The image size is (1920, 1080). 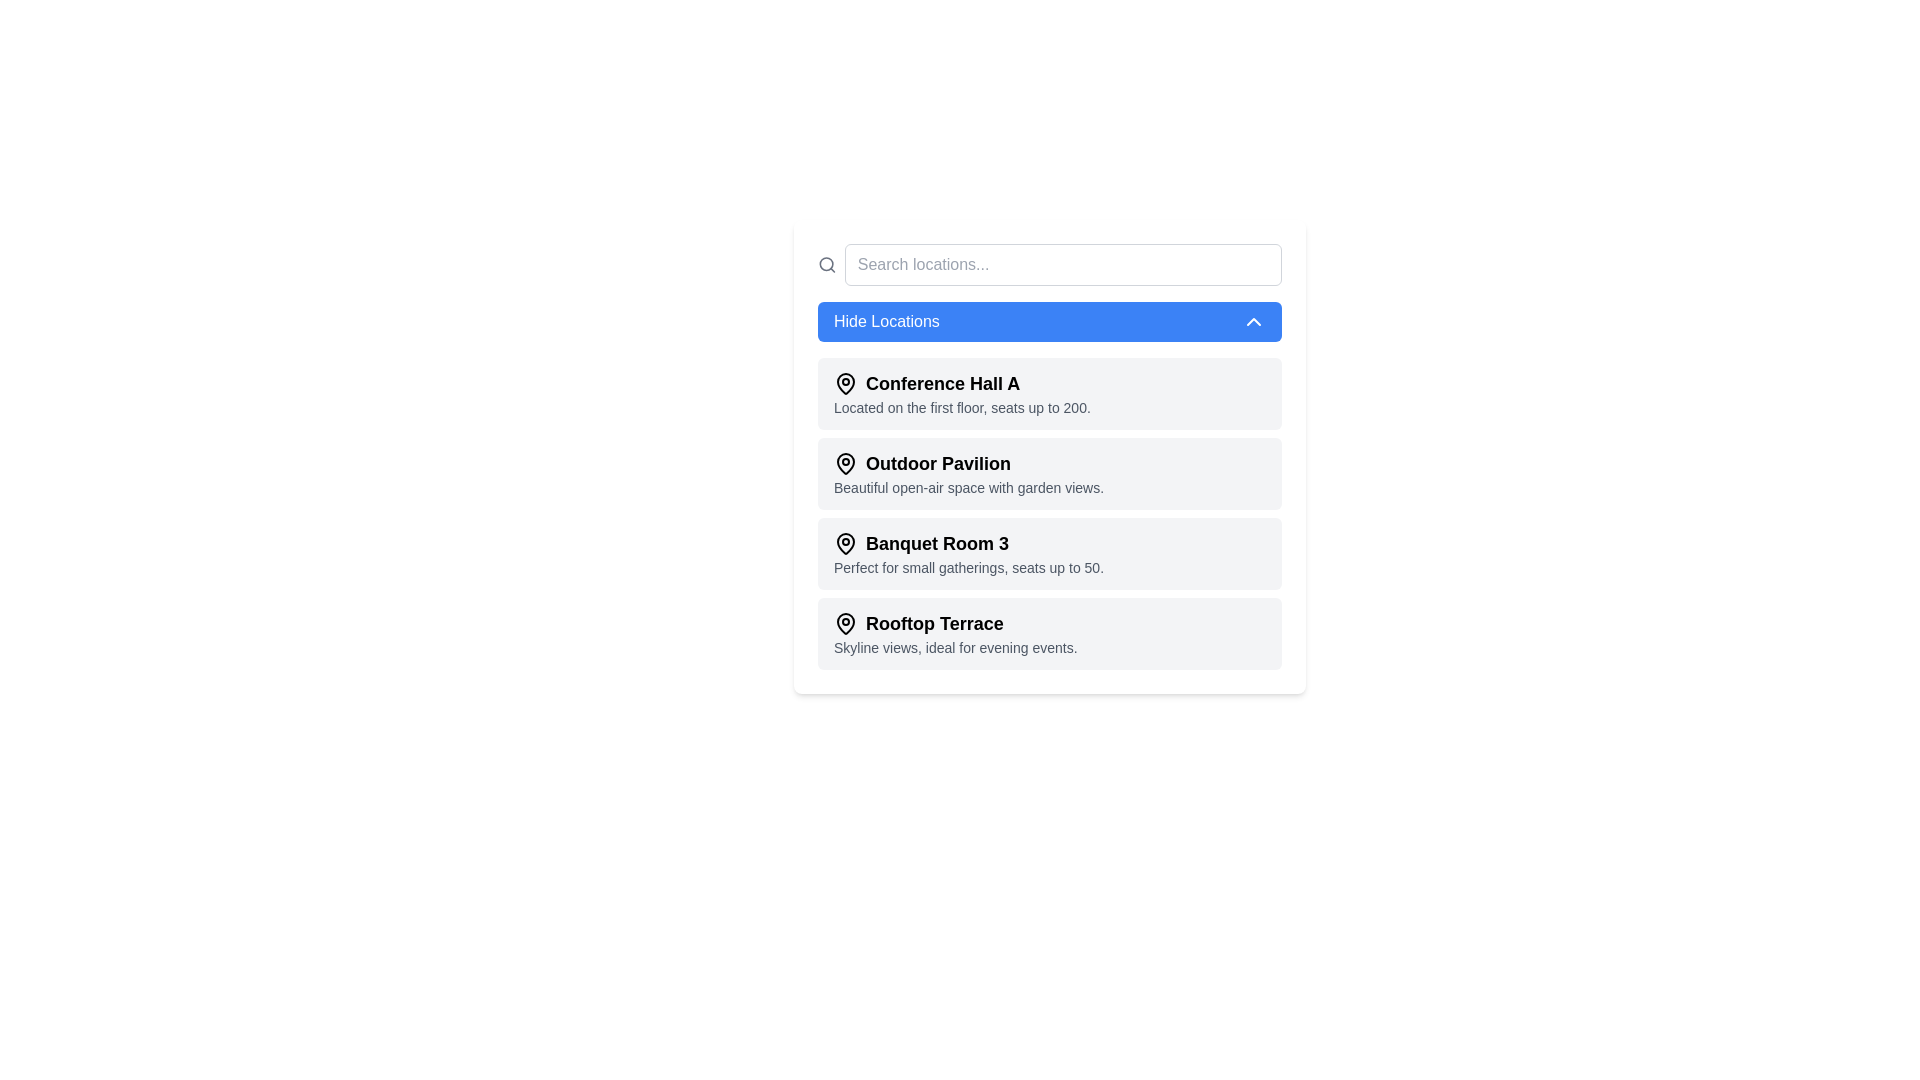 I want to click on descriptive text component located below the title 'Rooftop Terrace', which mentions 'Skyline views, ideal for evening events.', so click(x=954, y=648).